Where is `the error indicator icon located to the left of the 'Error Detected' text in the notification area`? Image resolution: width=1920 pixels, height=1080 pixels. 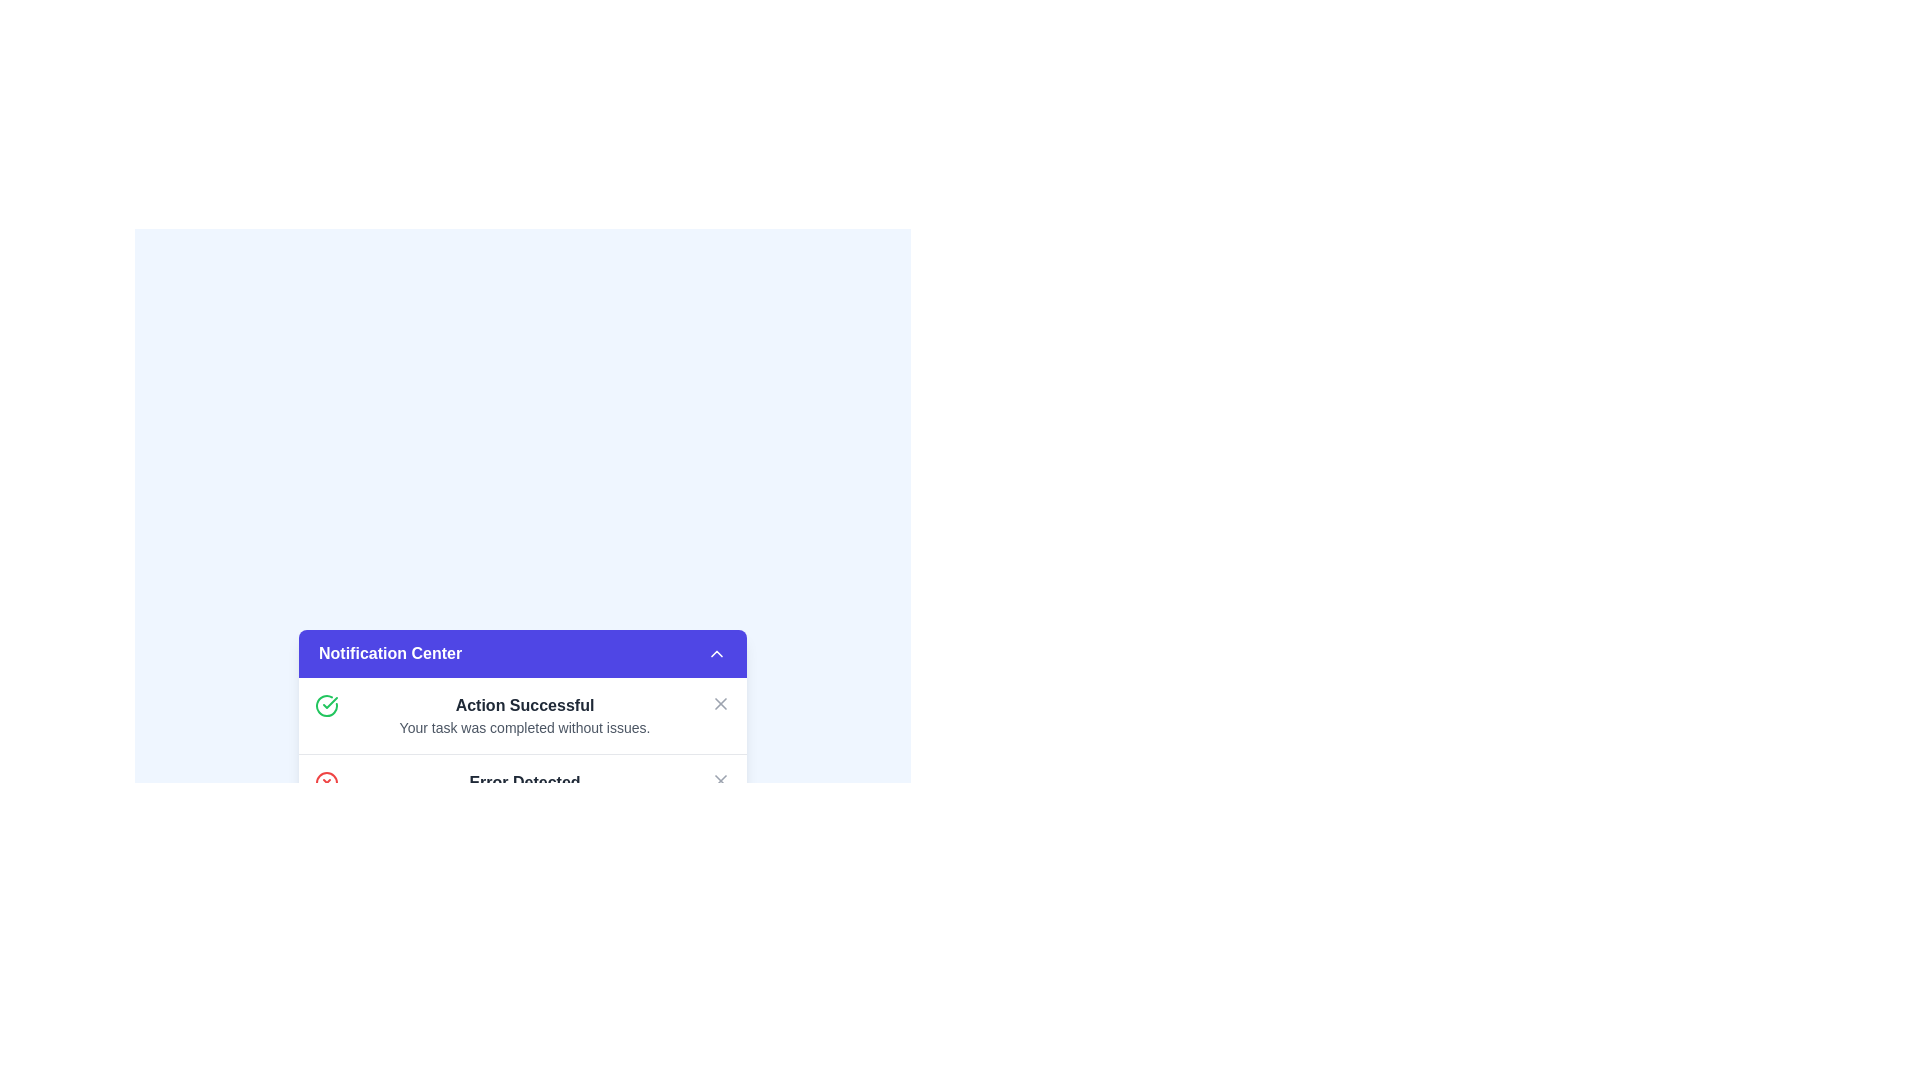 the error indicator icon located to the left of the 'Error Detected' text in the notification area is located at coordinates (326, 782).